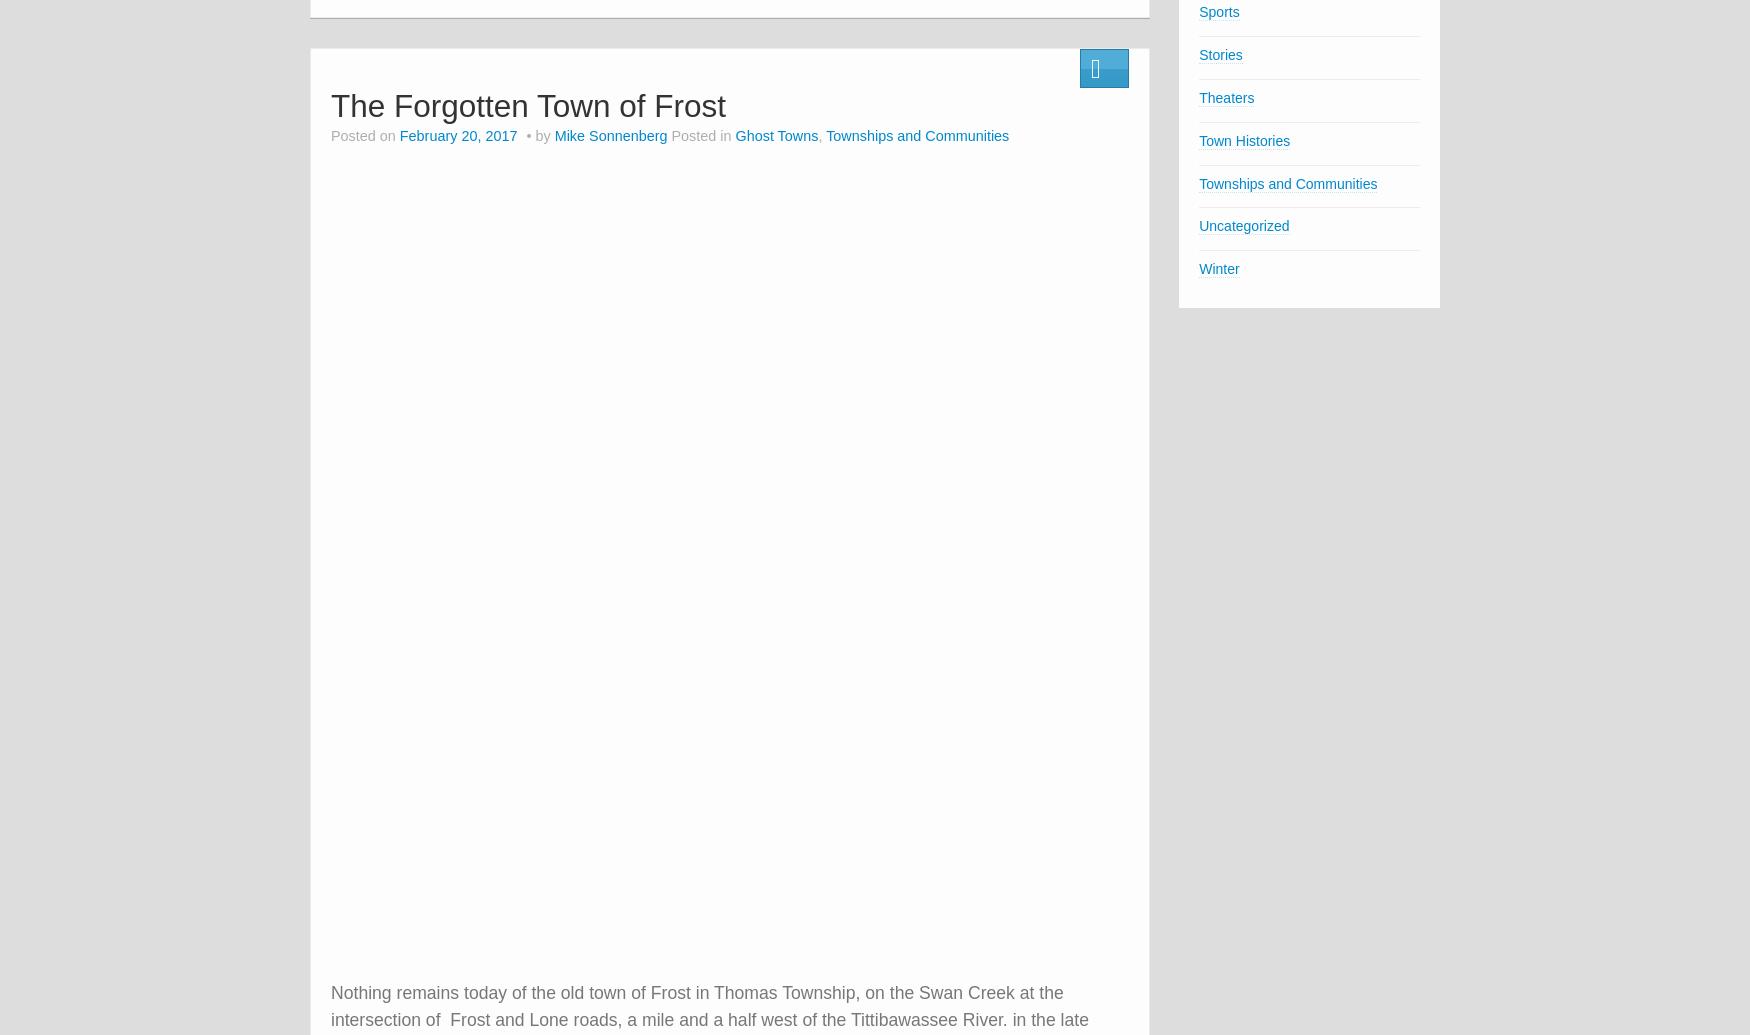 The image size is (1750, 1035). What do you see at coordinates (1244, 140) in the screenshot?
I see `'Town Histories'` at bounding box center [1244, 140].